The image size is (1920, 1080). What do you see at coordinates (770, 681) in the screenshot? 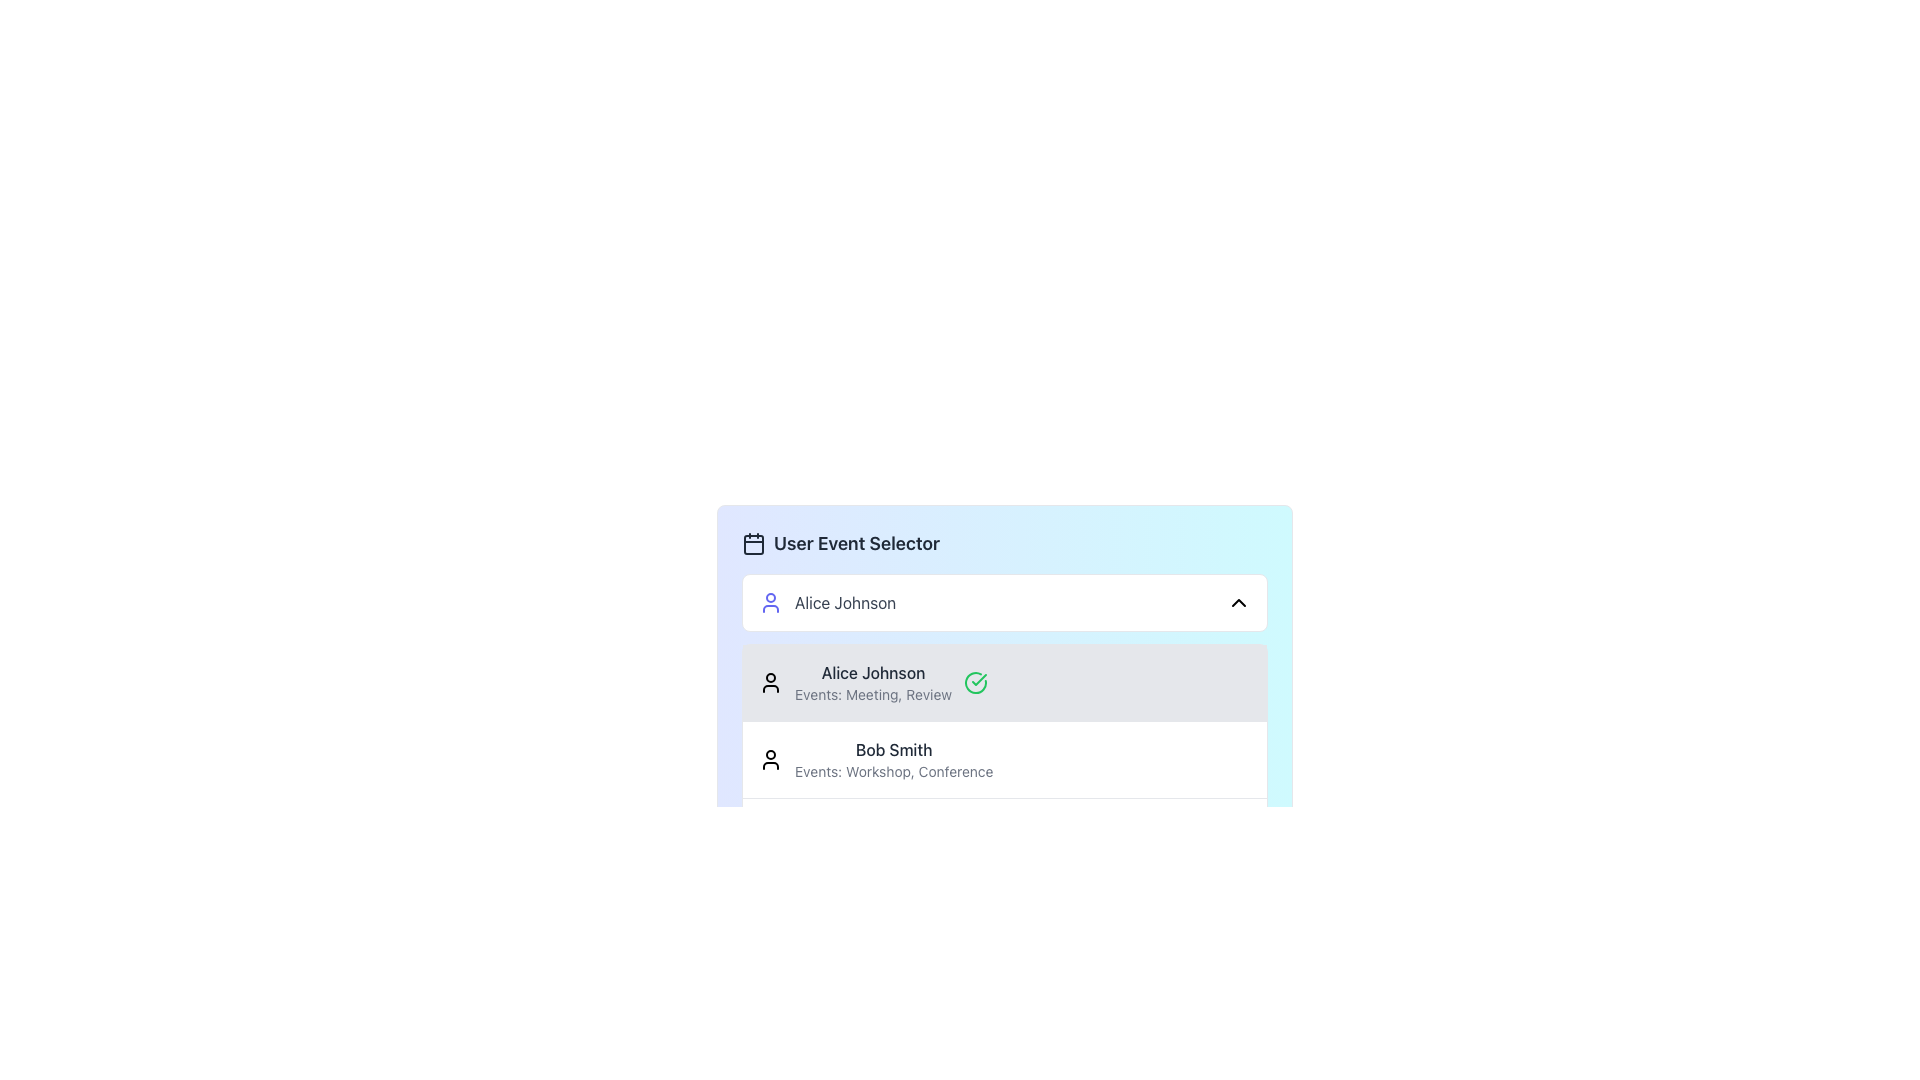
I see `the user profile icon located on the left side of the text 'Alice Johnson Events: Meeting, Review' in the second row of the user event list interface` at bounding box center [770, 681].